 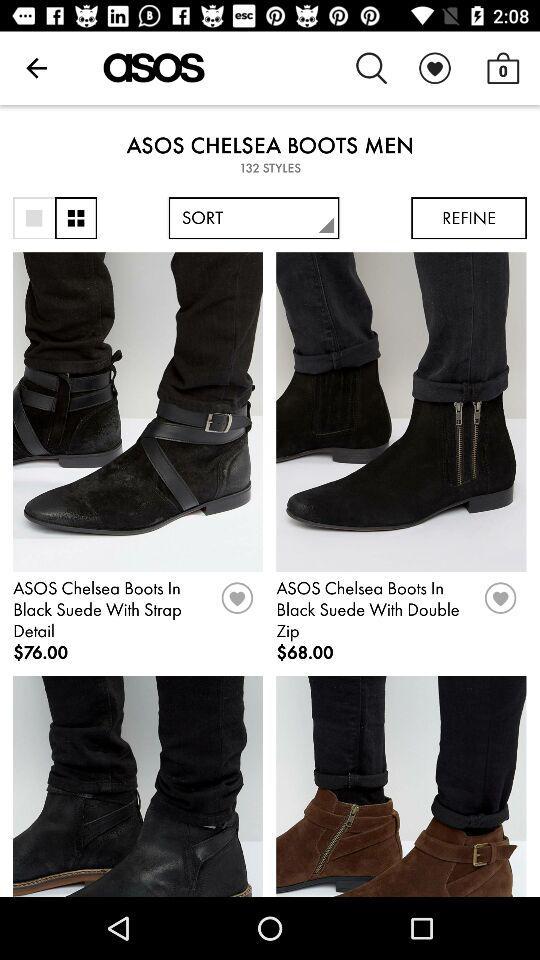 I want to click on the item below the 132 styles item, so click(x=254, y=218).